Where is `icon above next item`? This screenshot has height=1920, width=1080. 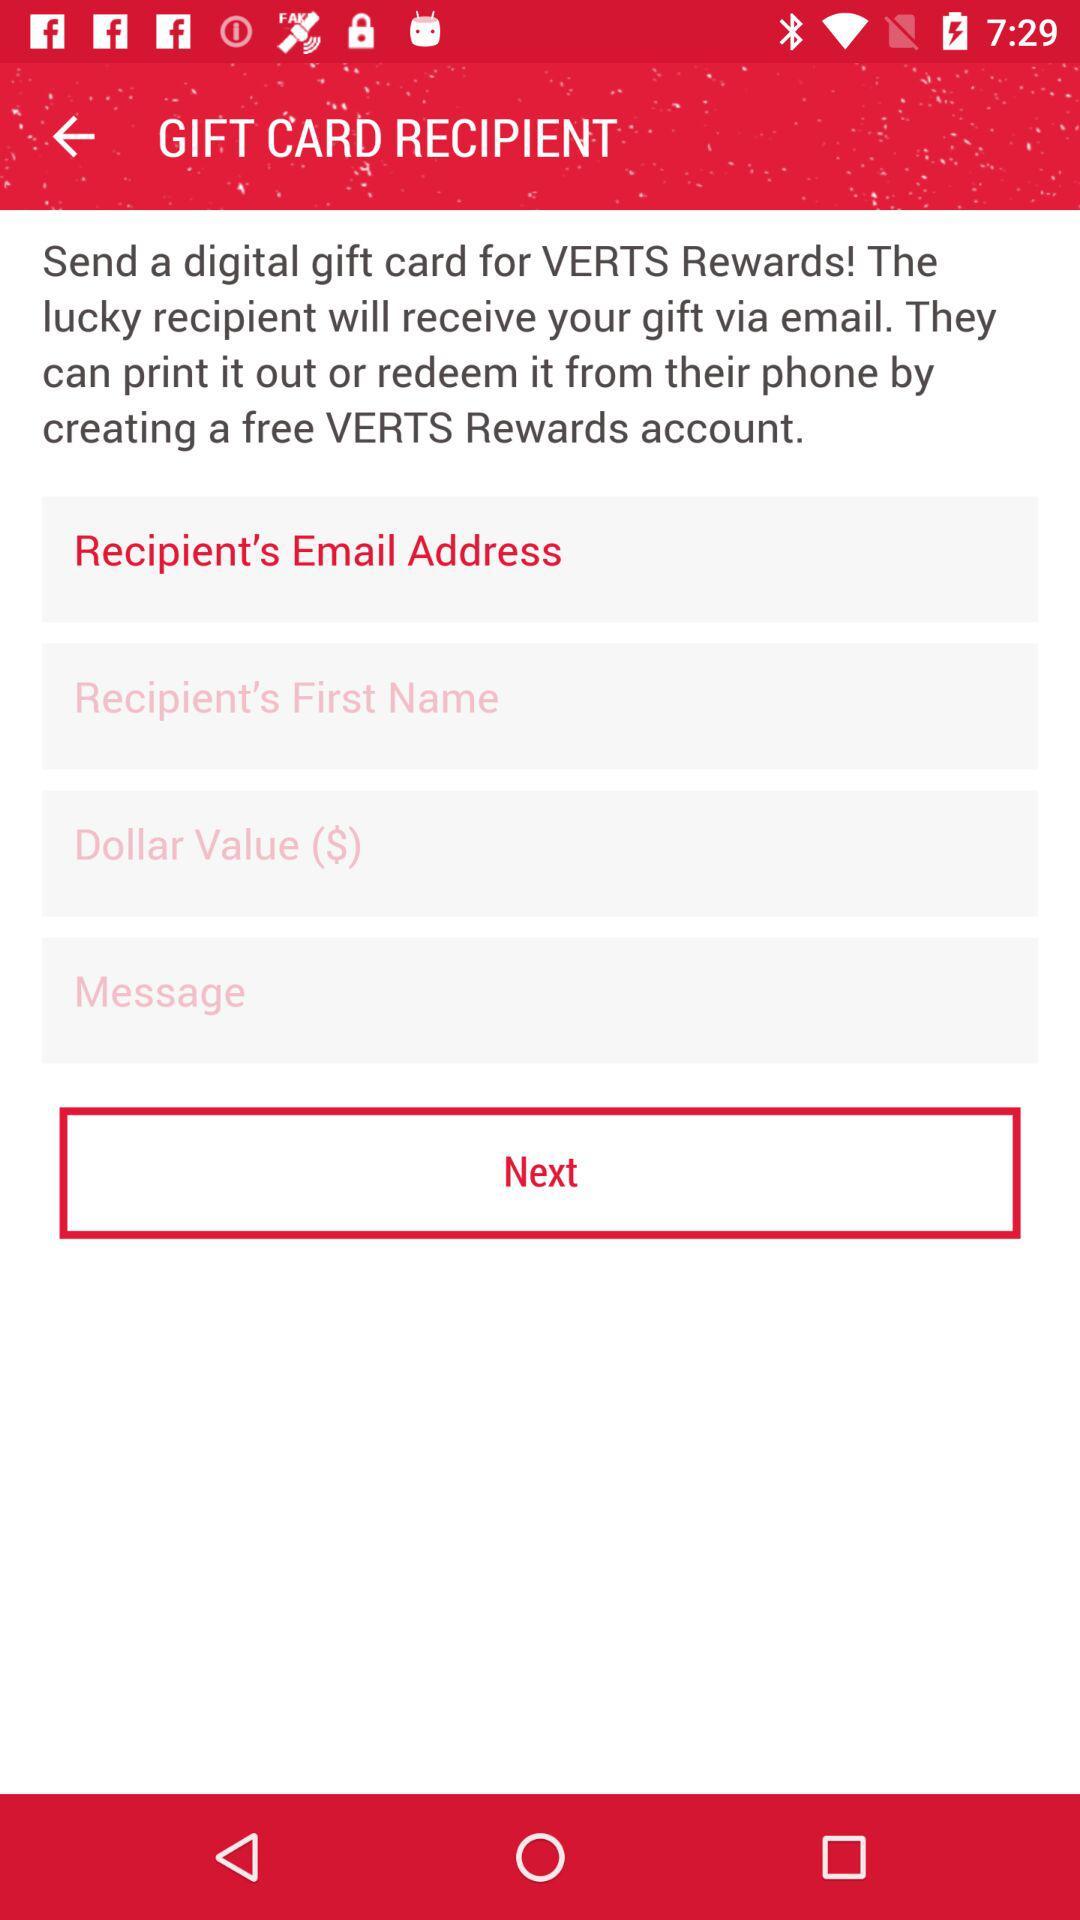 icon above next item is located at coordinates (540, 1000).